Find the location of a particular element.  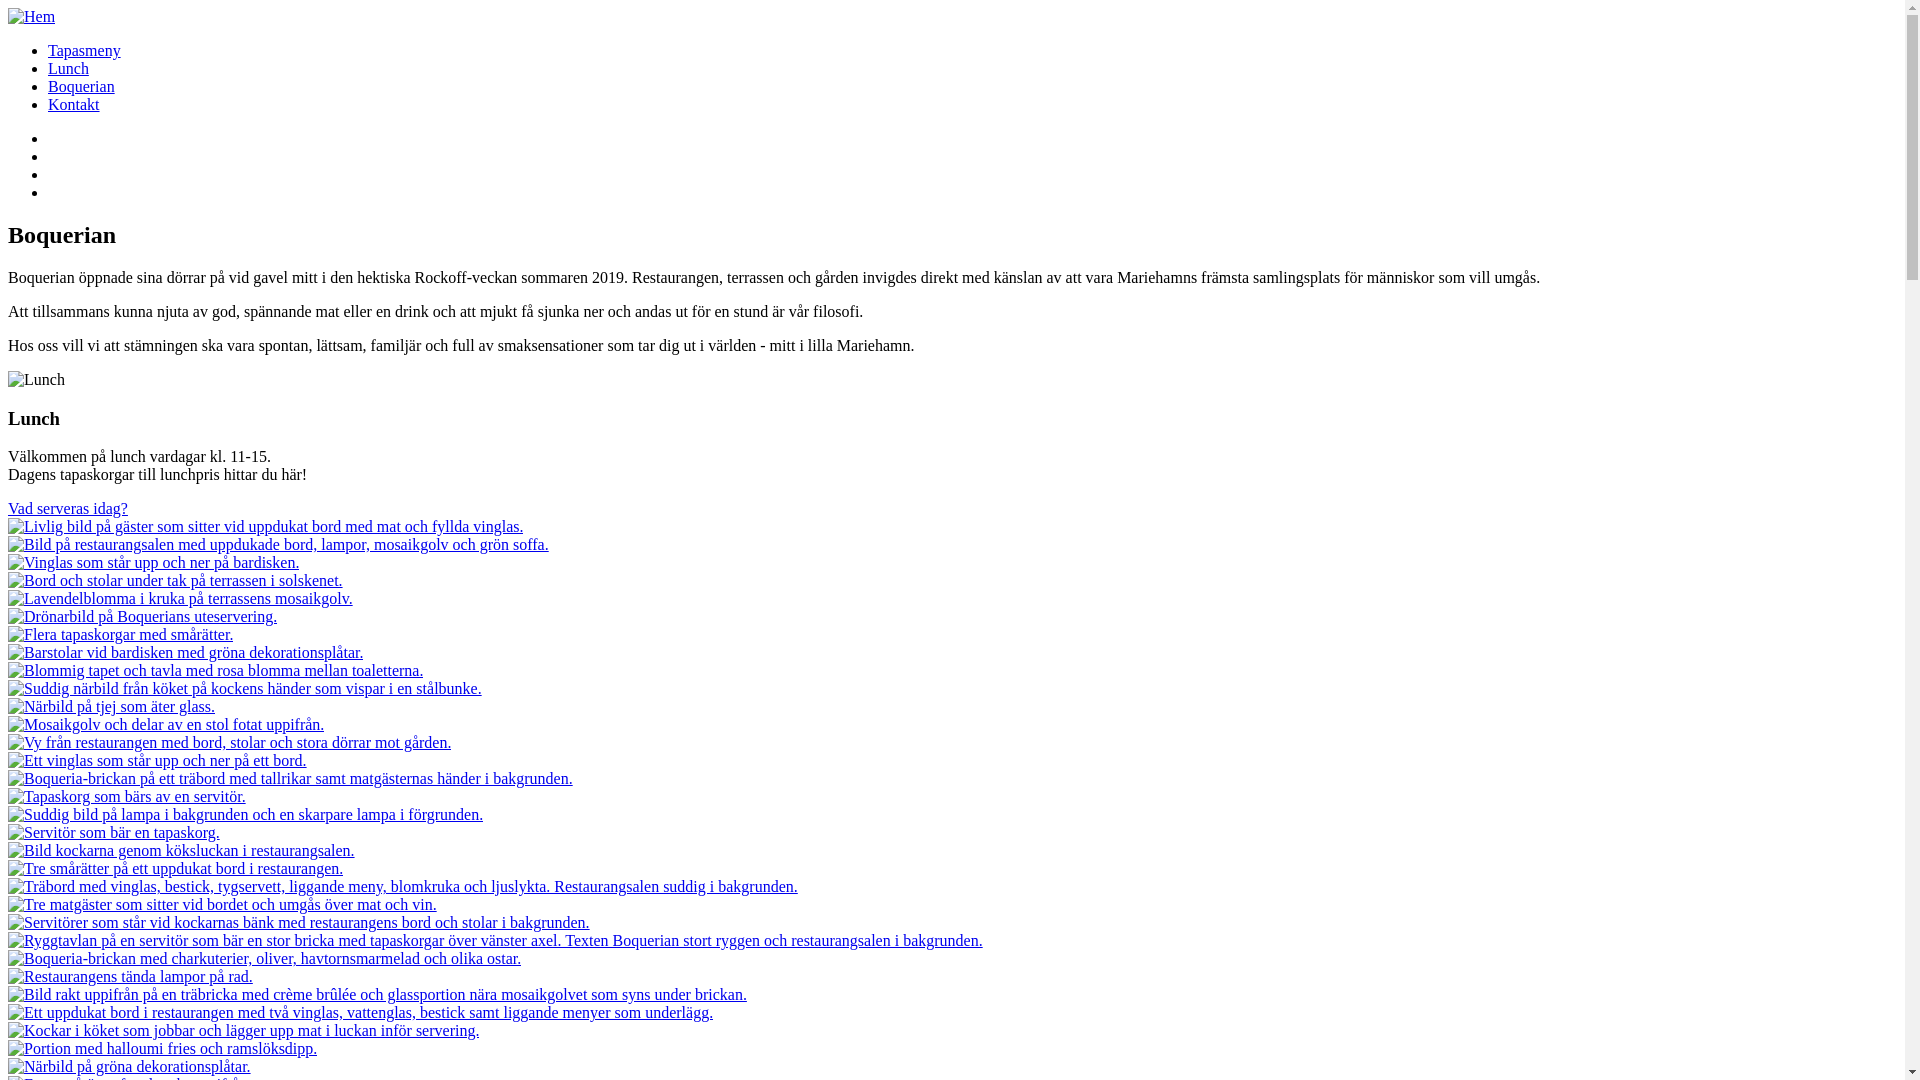

'Blommig tapet och tavla med rosa blomma mellan toaletterna.' is located at coordinates (215, 670).